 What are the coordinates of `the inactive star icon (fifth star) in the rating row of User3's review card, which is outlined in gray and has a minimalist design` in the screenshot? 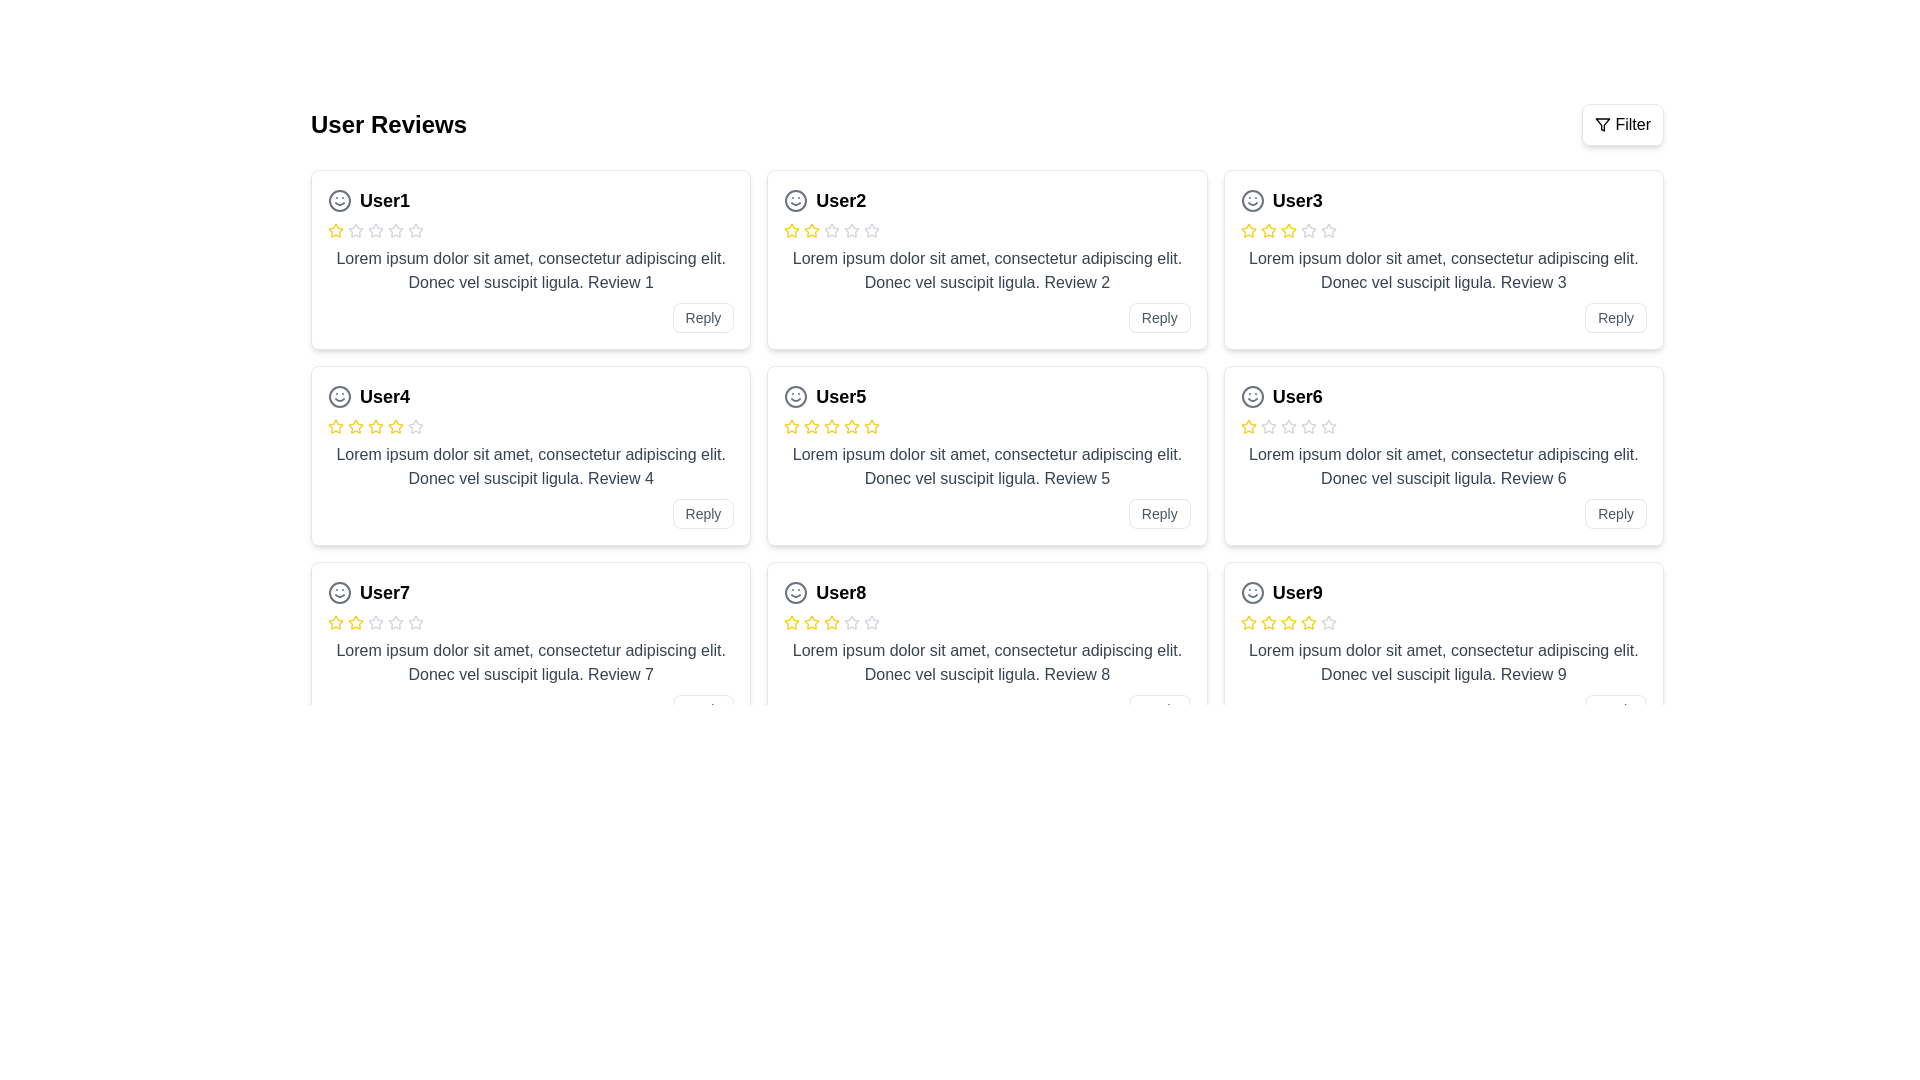 It's located at (1308, 230).